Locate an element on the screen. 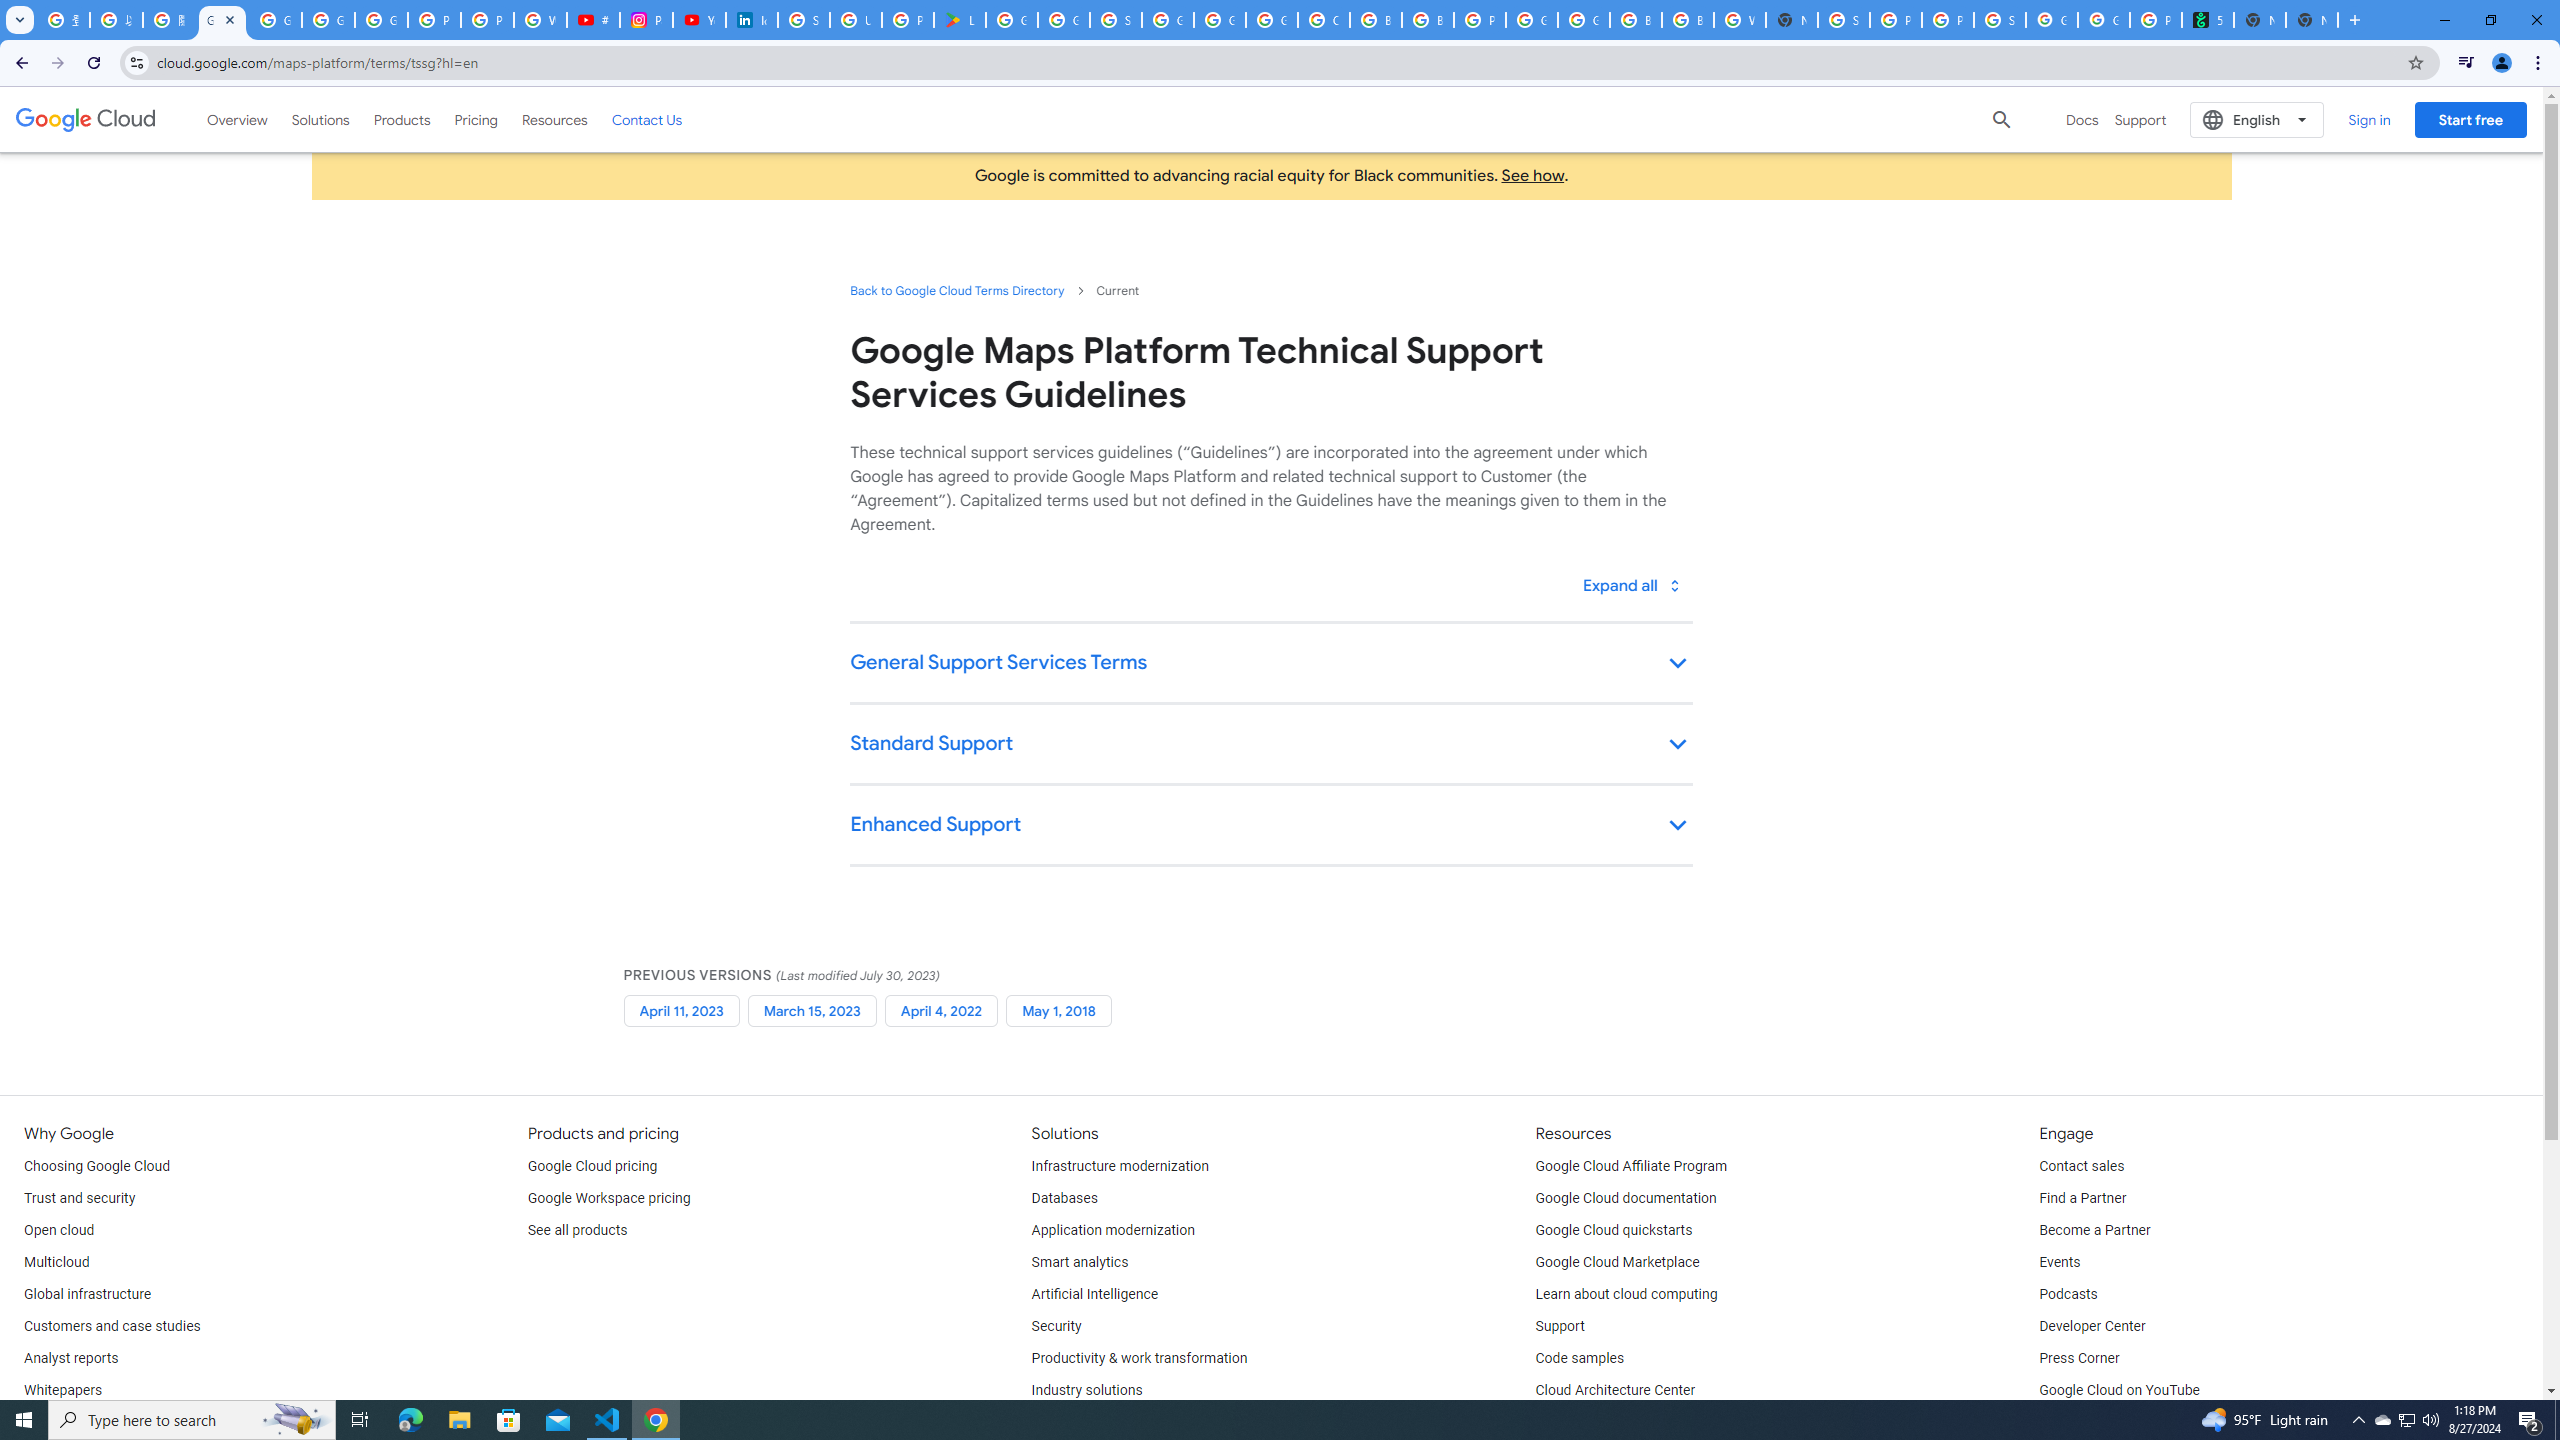 The image size is (2560, 1440). 'Privacy Help Center - Policies Help' is located at coordinates (435, 19).